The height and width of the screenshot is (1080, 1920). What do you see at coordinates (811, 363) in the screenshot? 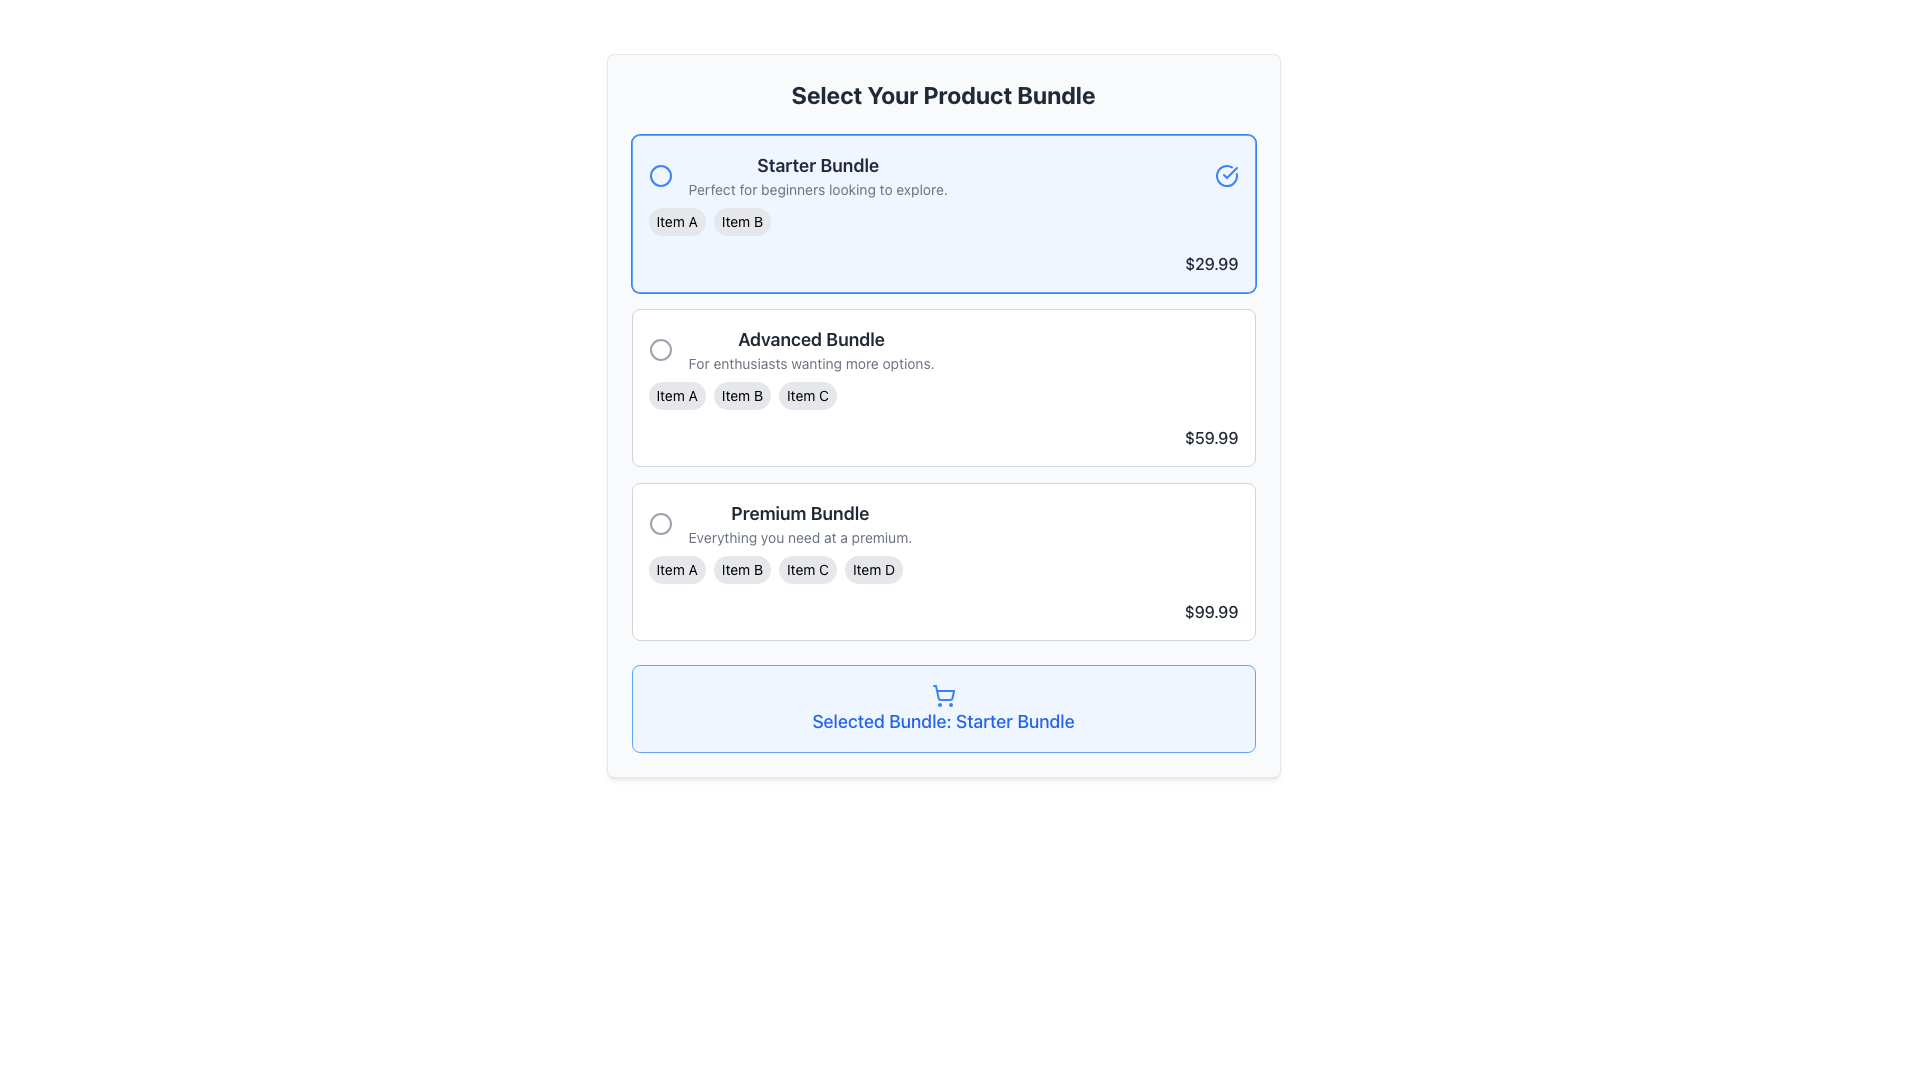
I see `the descriptive text label located below the 'Advanced Bundle' label within the 'Advanced Bundle' card, which serves as a tagline for the bundle` at bounding box center [811, 363].